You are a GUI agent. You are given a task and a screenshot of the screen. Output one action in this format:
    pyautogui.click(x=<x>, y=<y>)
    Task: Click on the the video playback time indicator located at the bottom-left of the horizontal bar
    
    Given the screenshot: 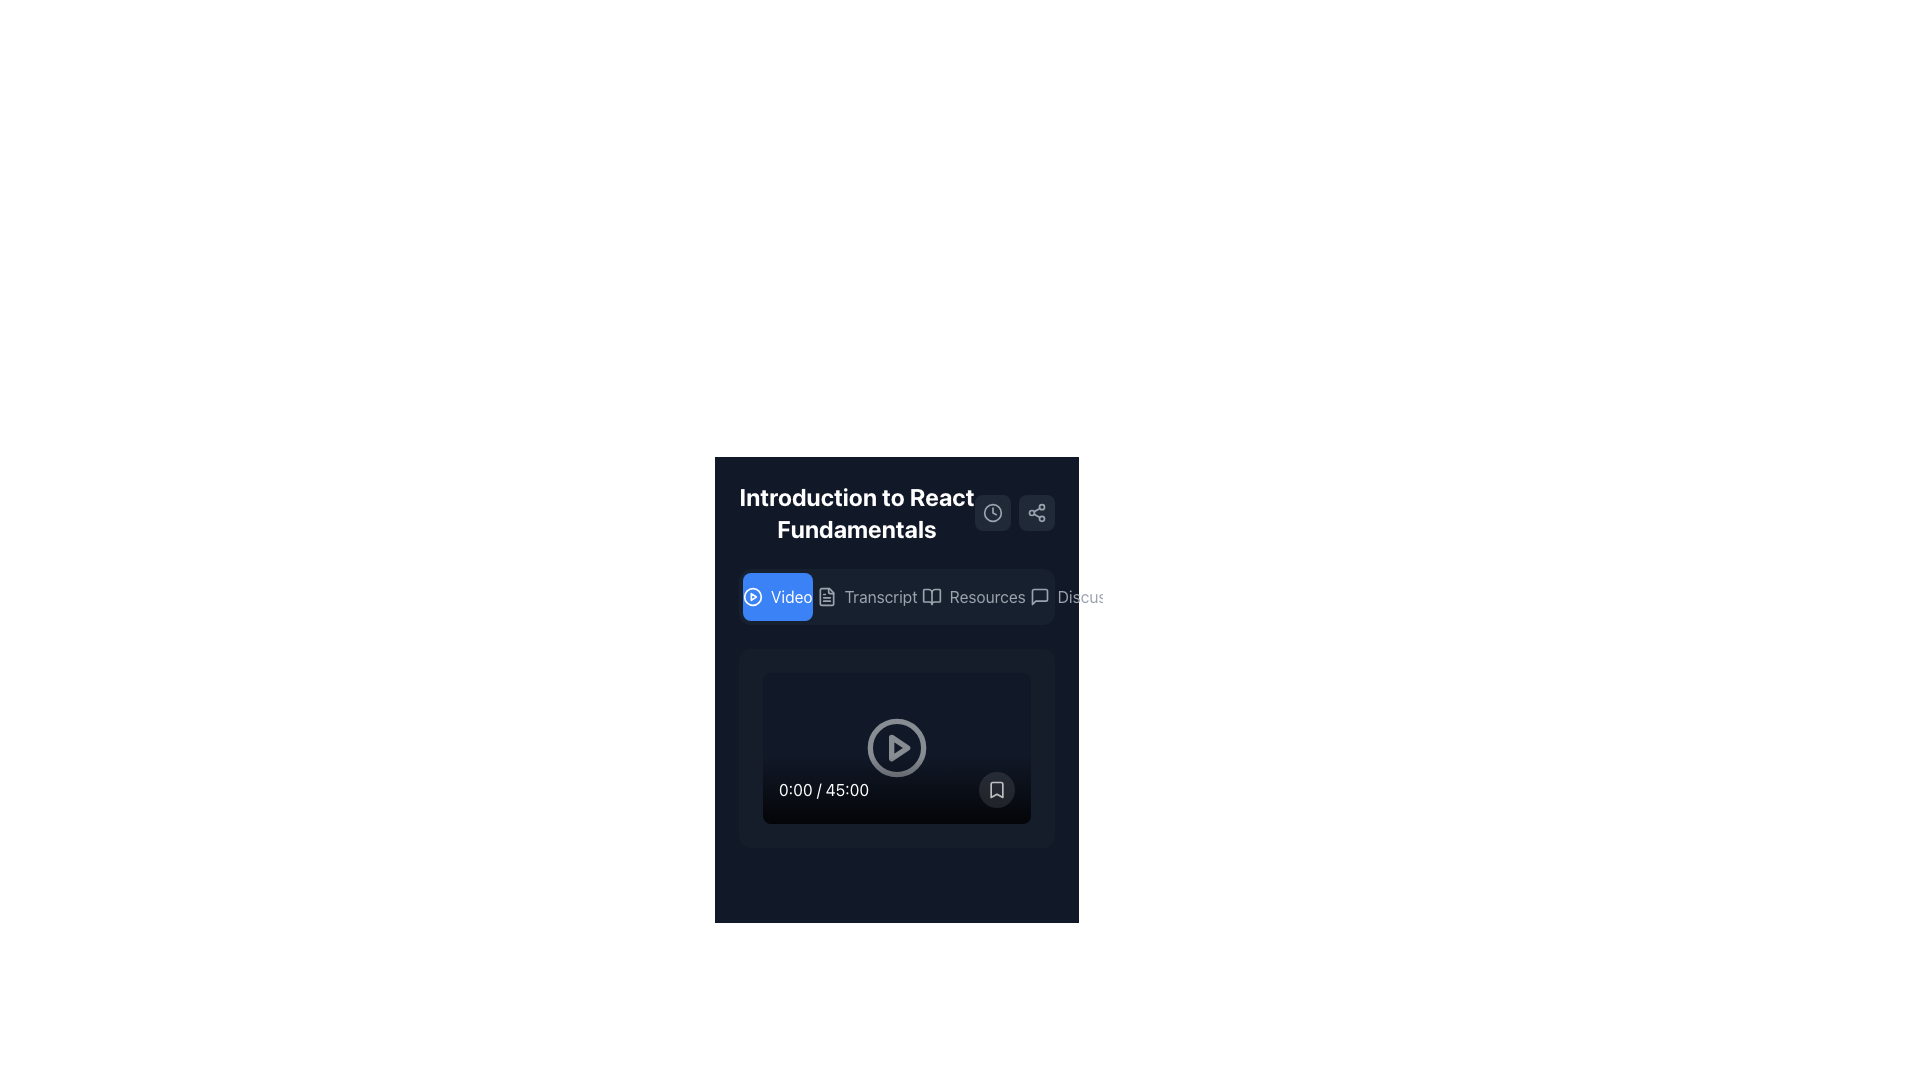 What is the action you would take?
    pyautogui.click(x=824, y=788)
    